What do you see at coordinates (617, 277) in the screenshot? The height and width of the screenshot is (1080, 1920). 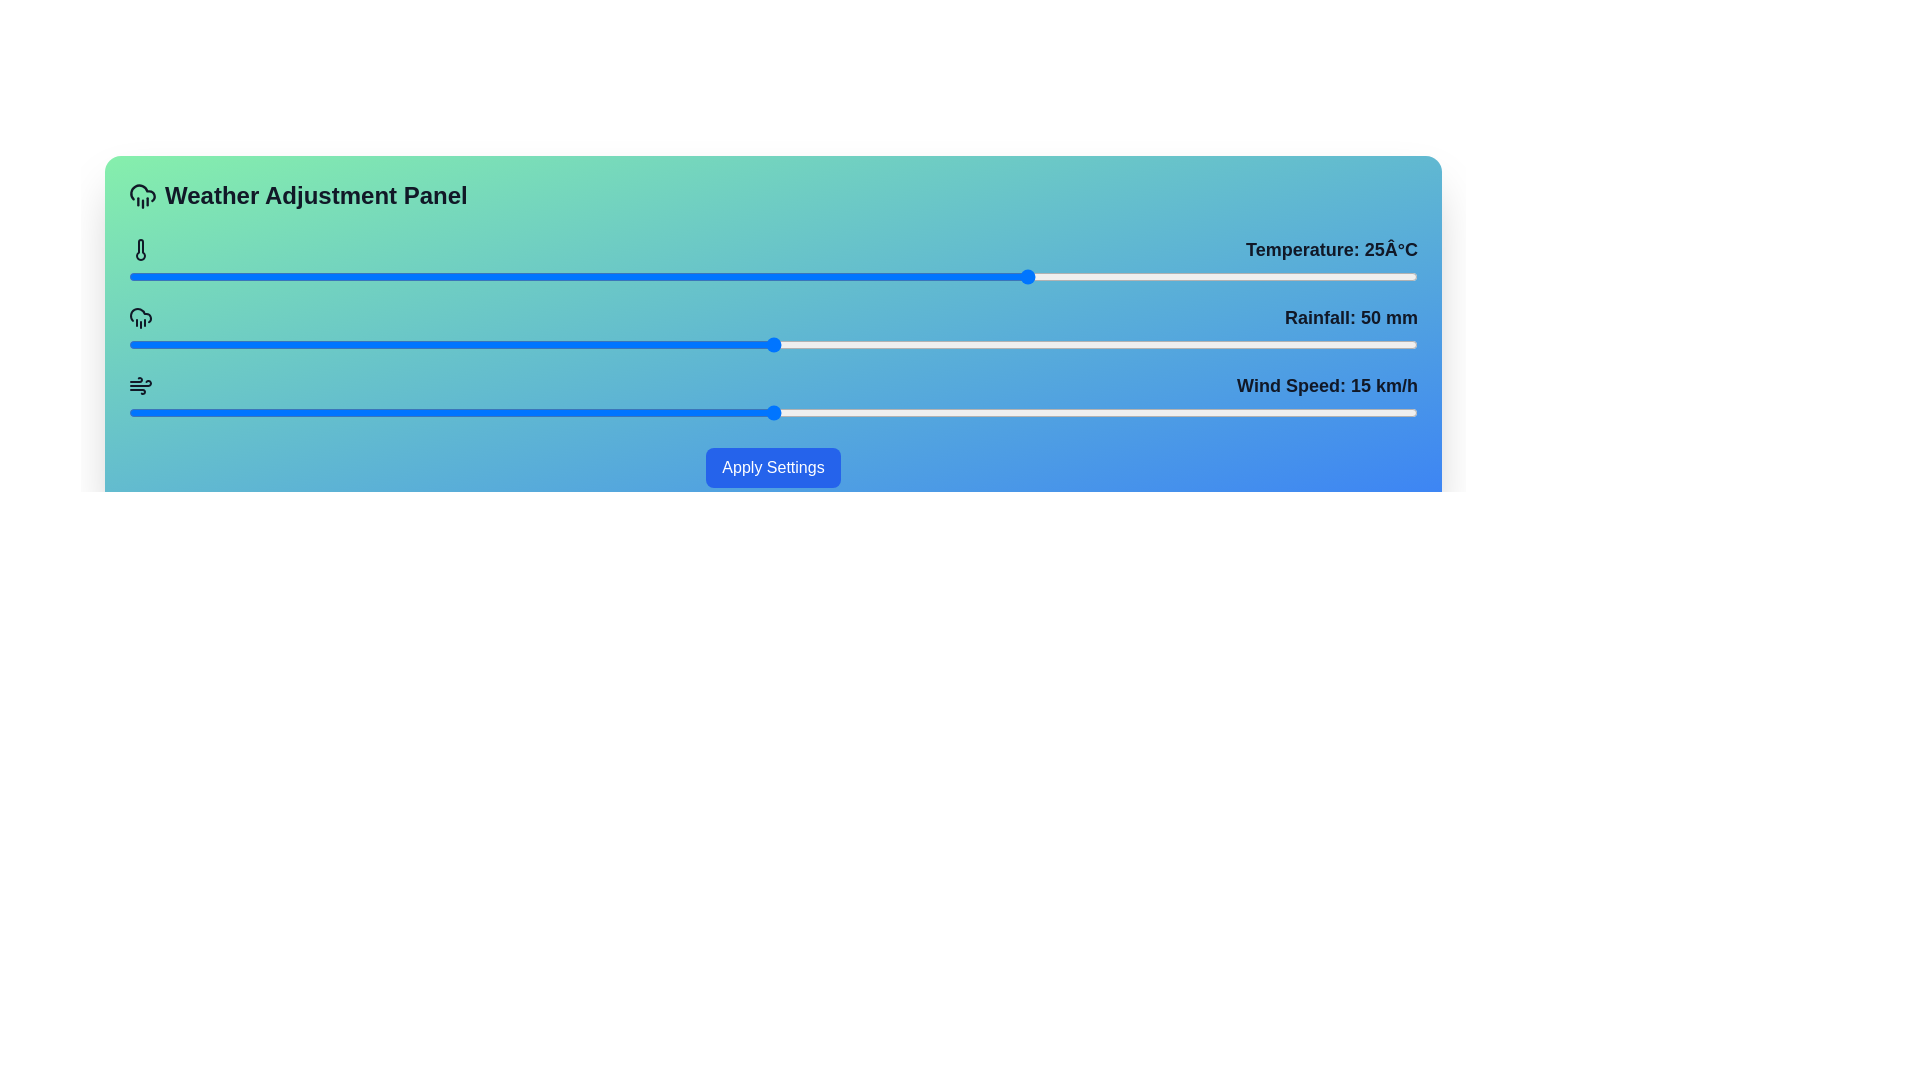 I see `the temperature slider` at bounding box center [617, 277].